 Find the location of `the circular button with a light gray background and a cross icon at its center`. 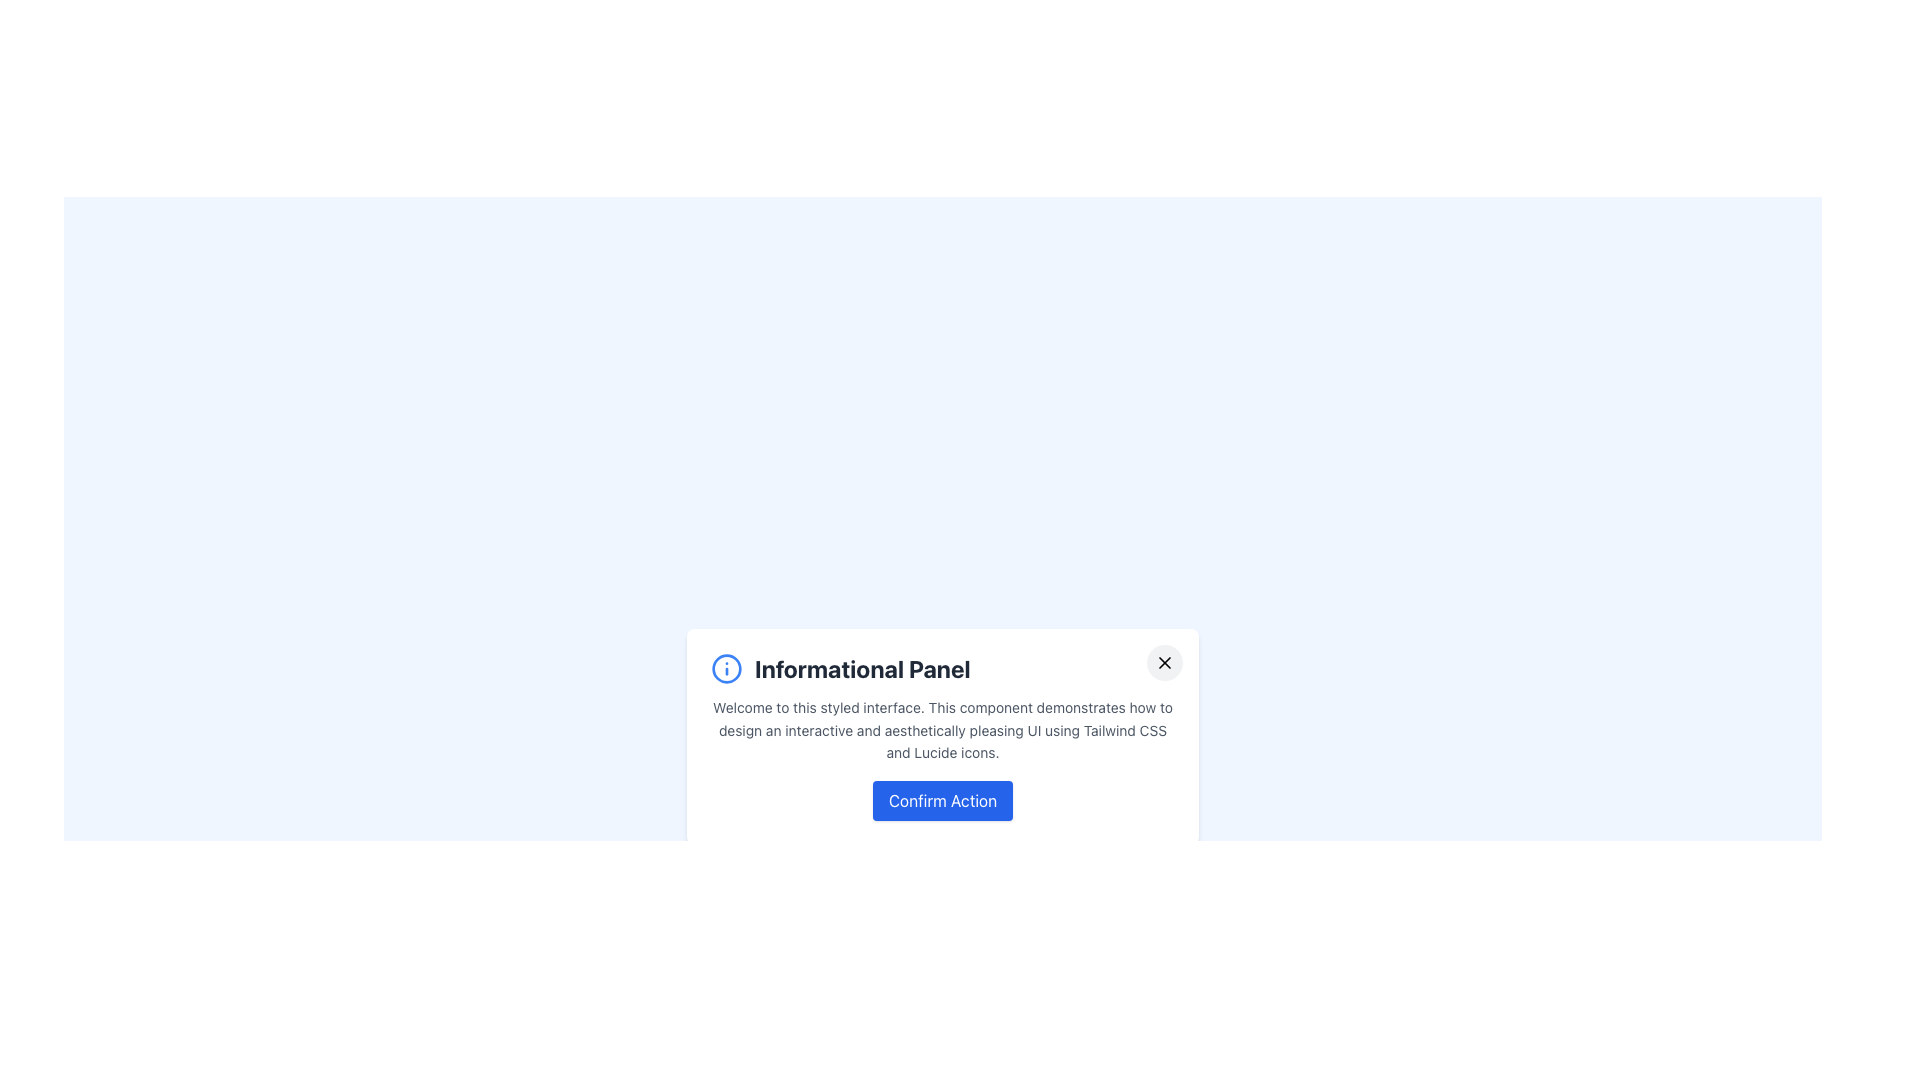

the circular button with a light gray background and a cross icon at its center is located at coordinates (1165, 662).